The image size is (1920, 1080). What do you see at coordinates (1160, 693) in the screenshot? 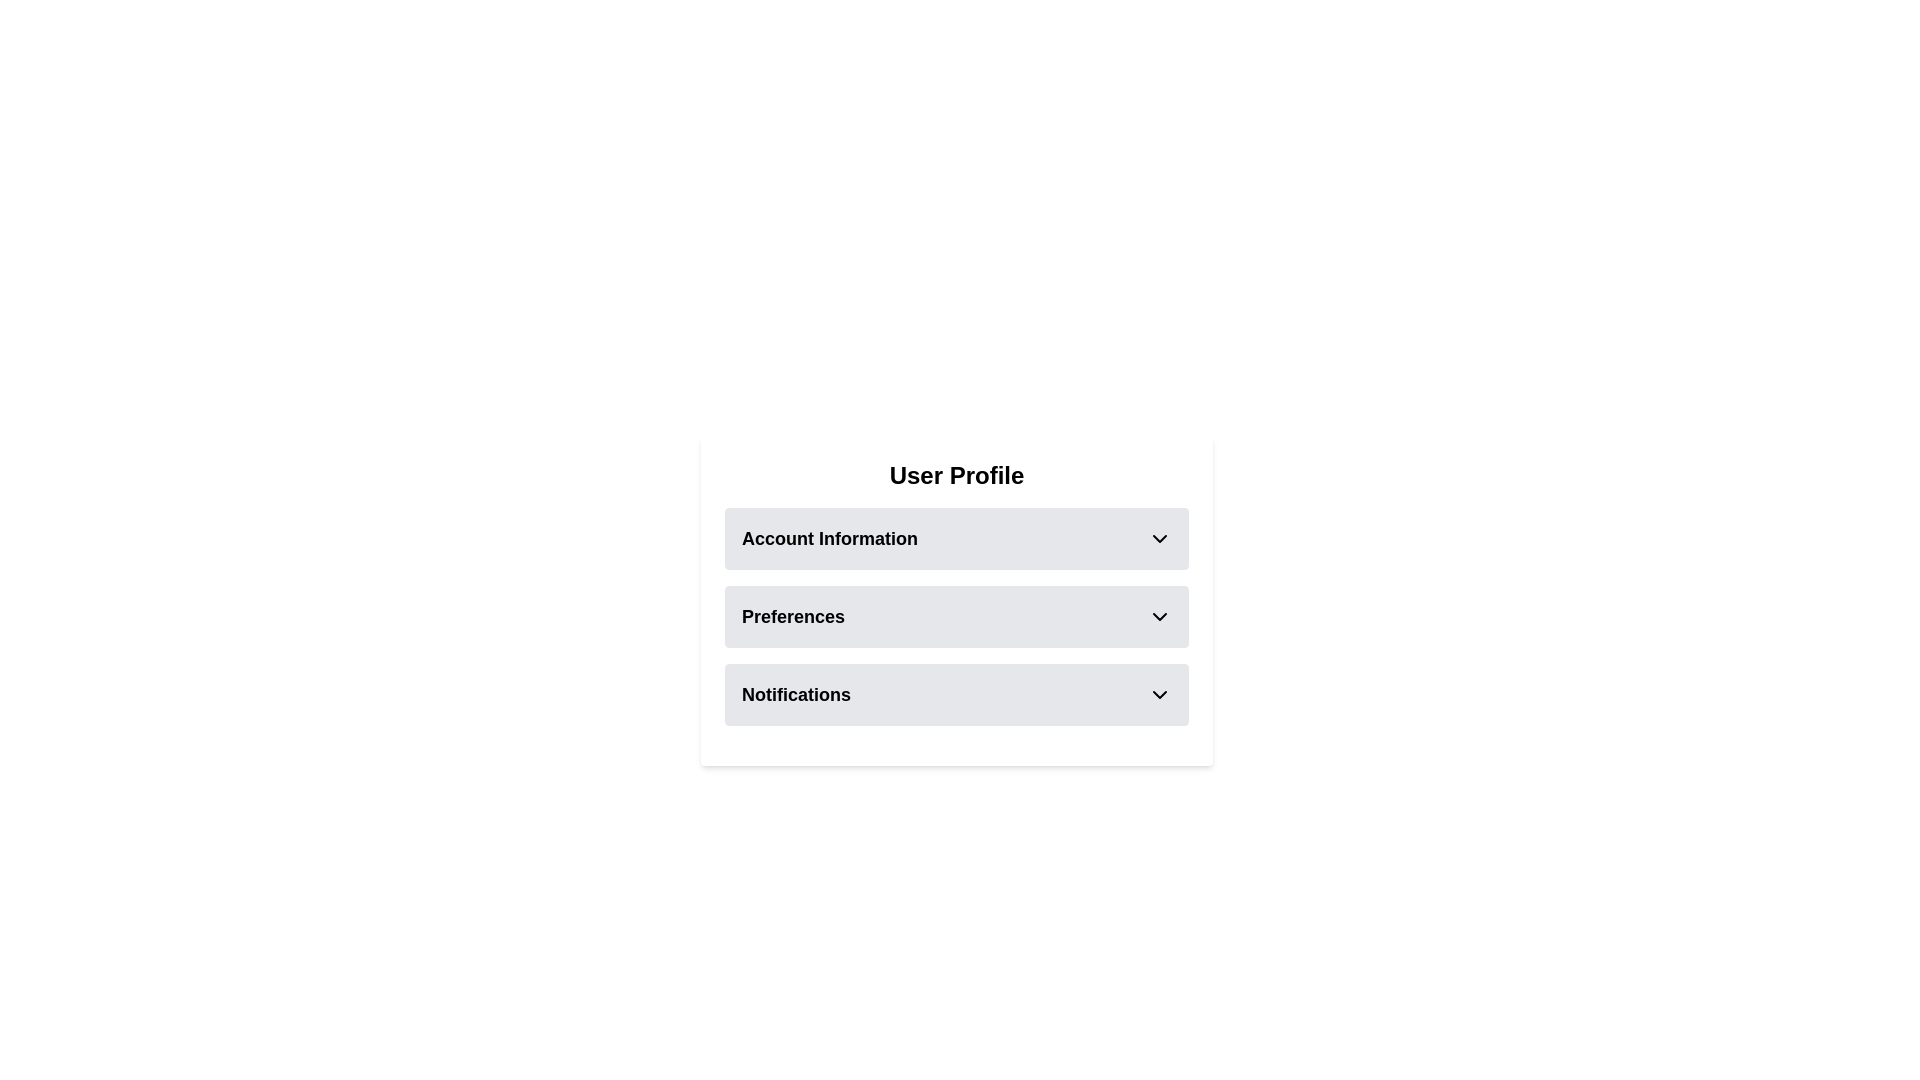
I see `the chevron icon located at the far-right side of the 'Notifications' header section to potentially display a tooltip` at bounding box center [1160, 693].